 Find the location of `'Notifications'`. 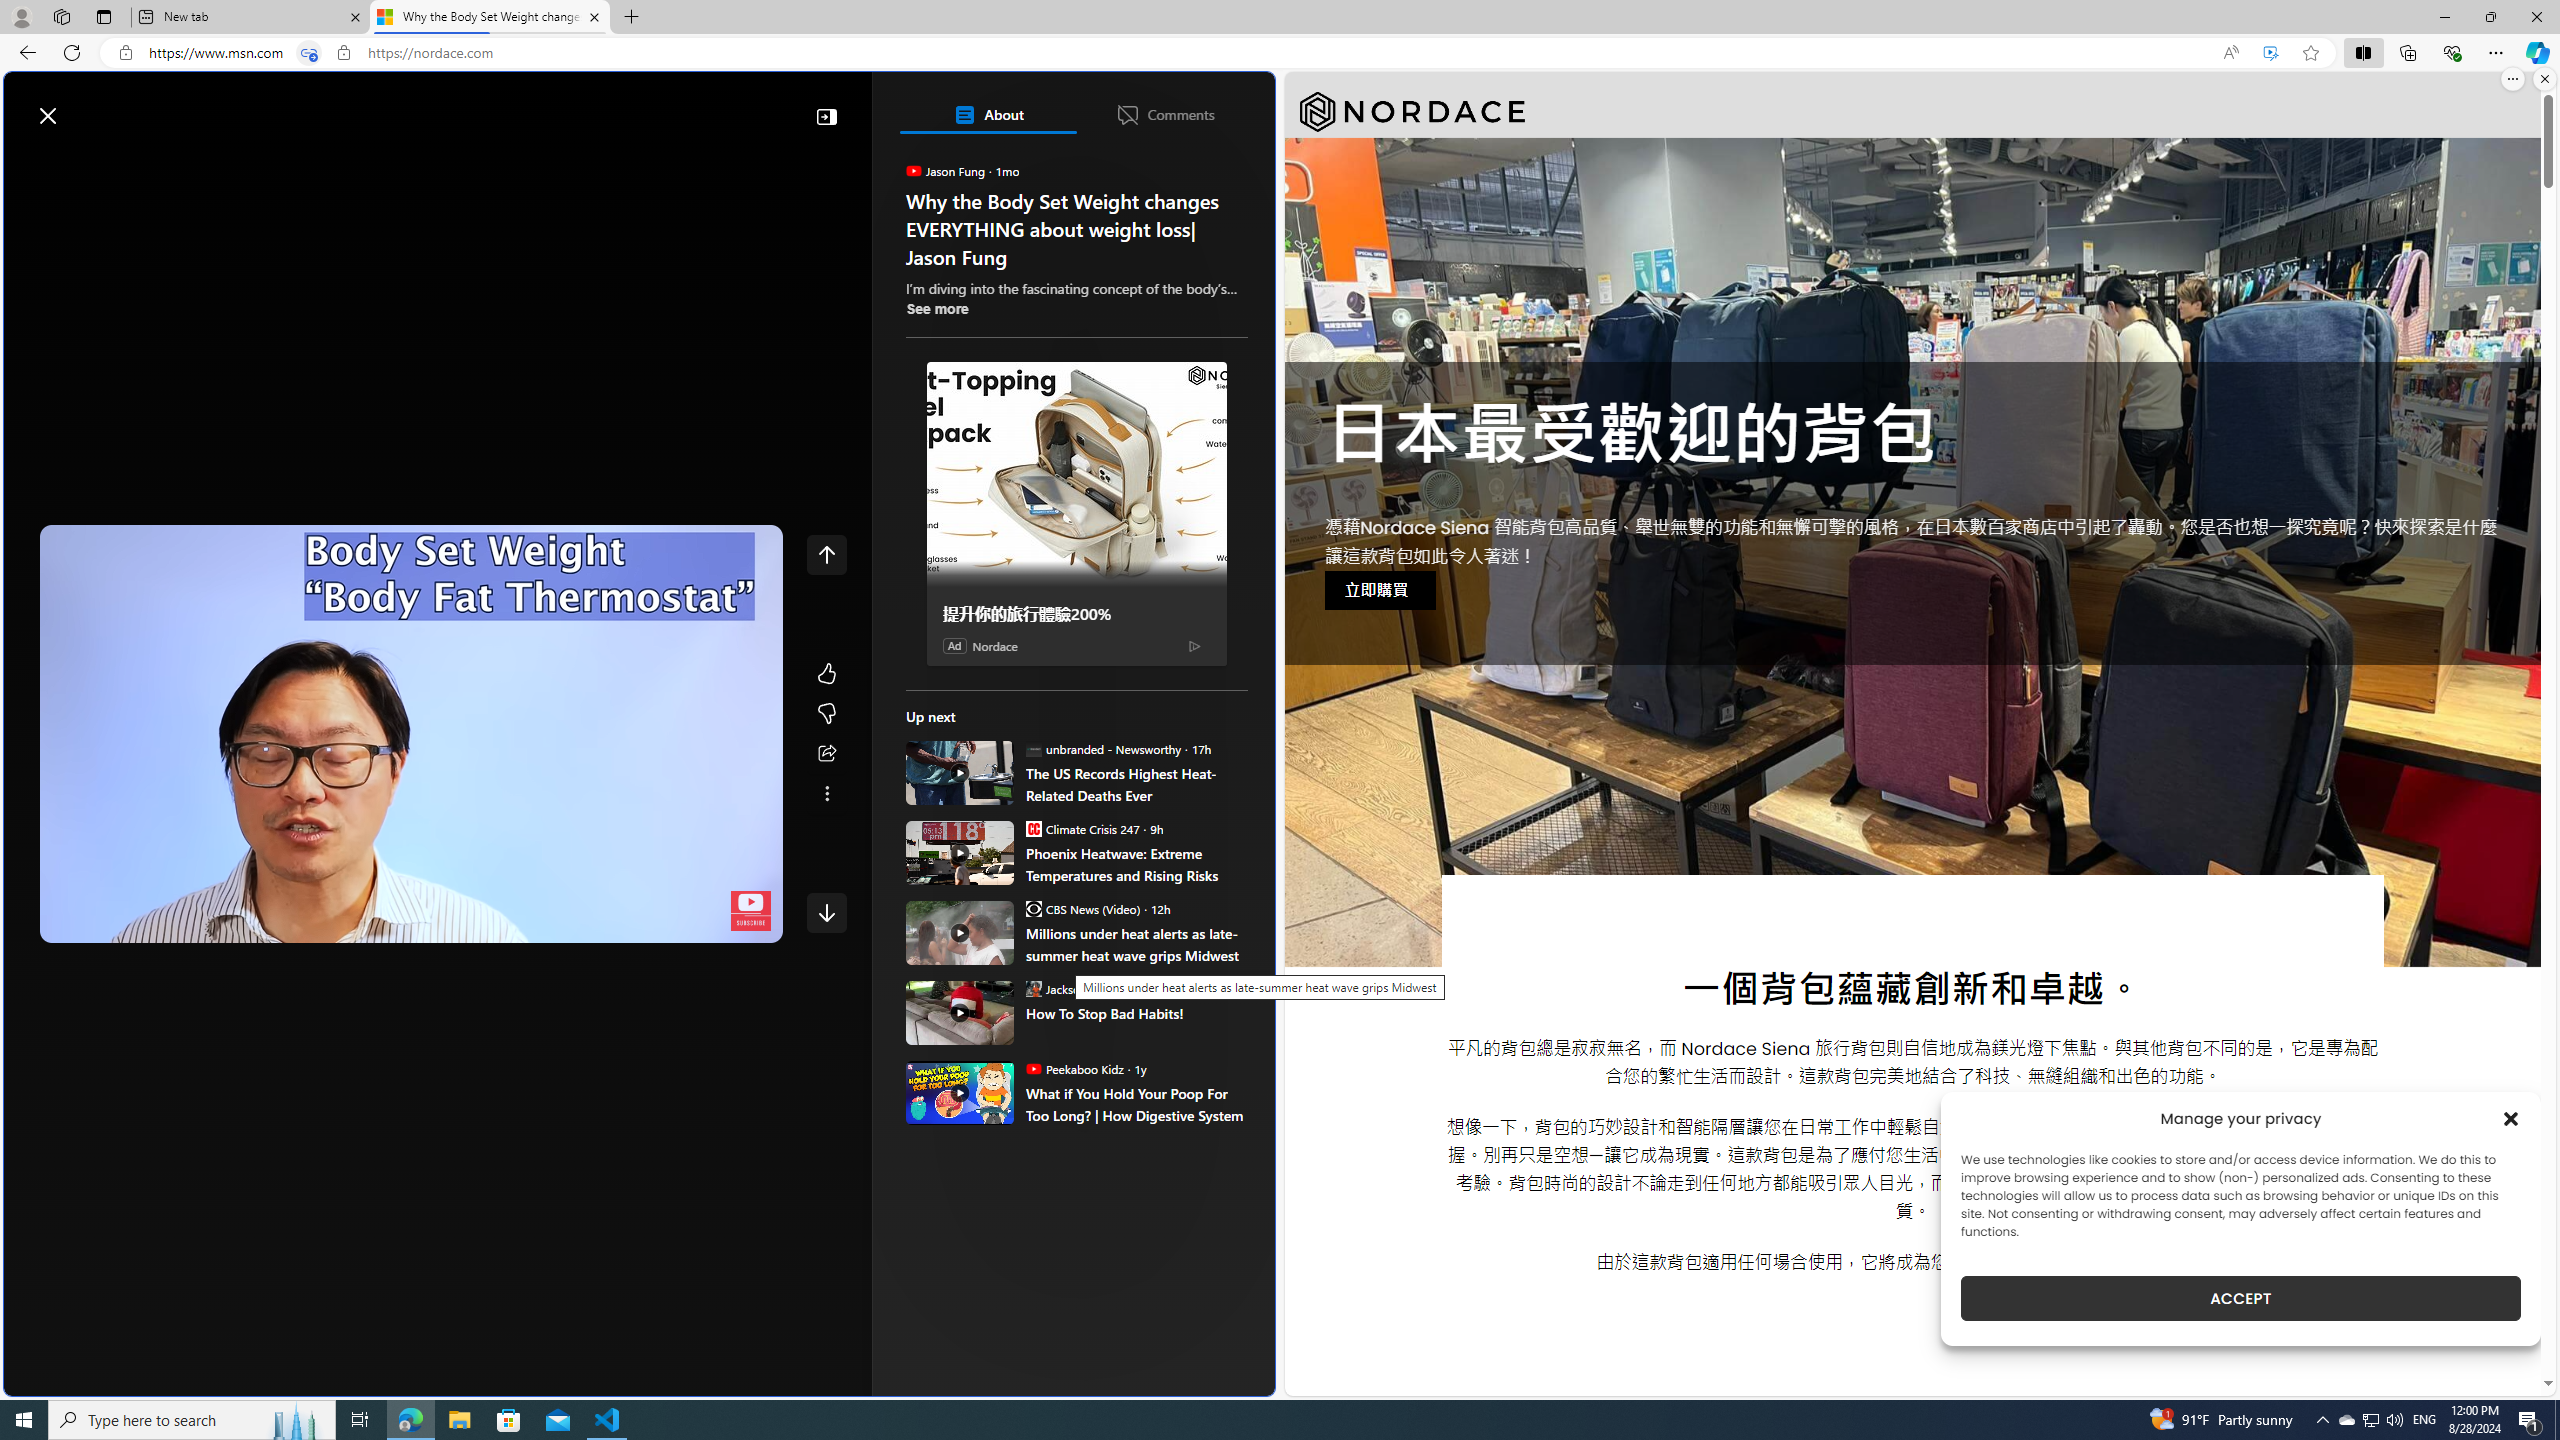

'Notifications' is located at coordinates (1190, 106).